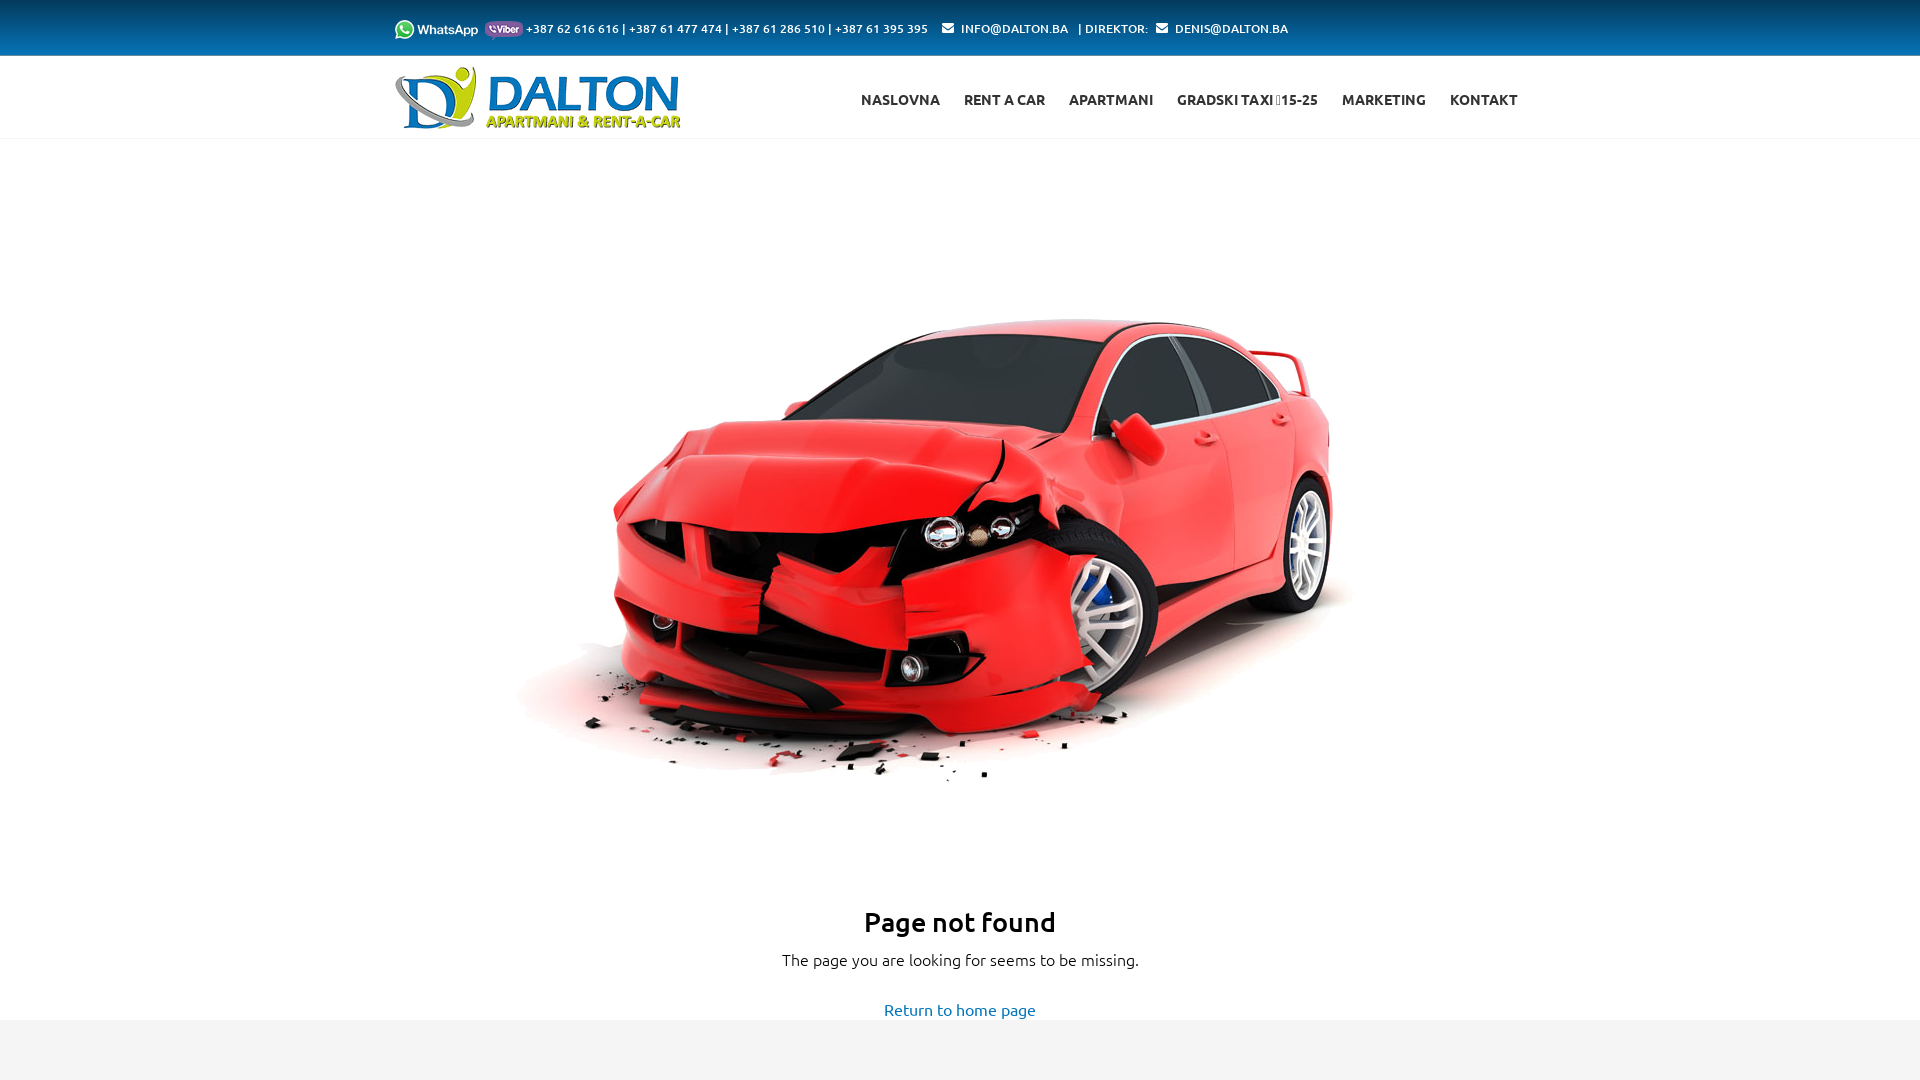 The image size is (1920, 1080). Describe the element at coordinates (675, 28) in the screenshot. I see `'+387 61 477 474'` at that location.